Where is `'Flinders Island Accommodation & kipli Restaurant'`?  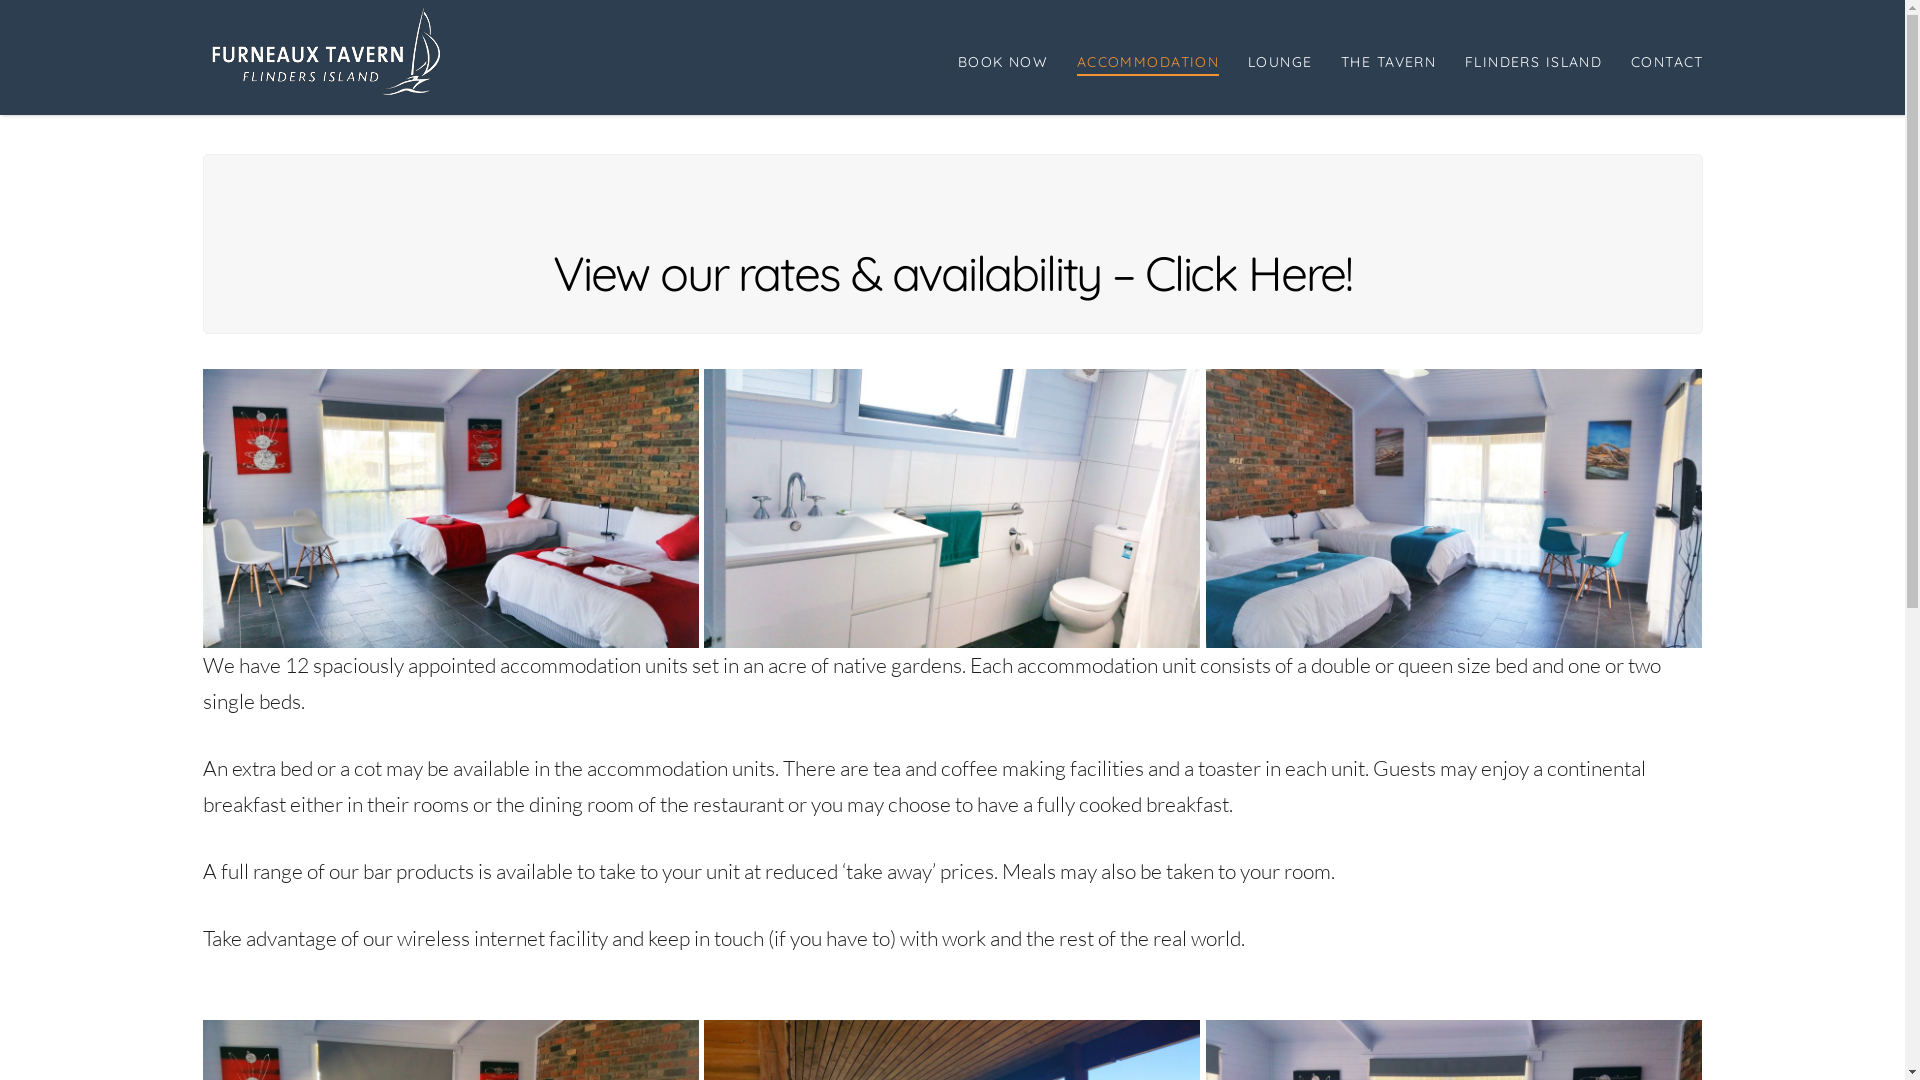 'Flinders Island Accommodation & kipli Restaurant' is located at coordinates (327, 49).